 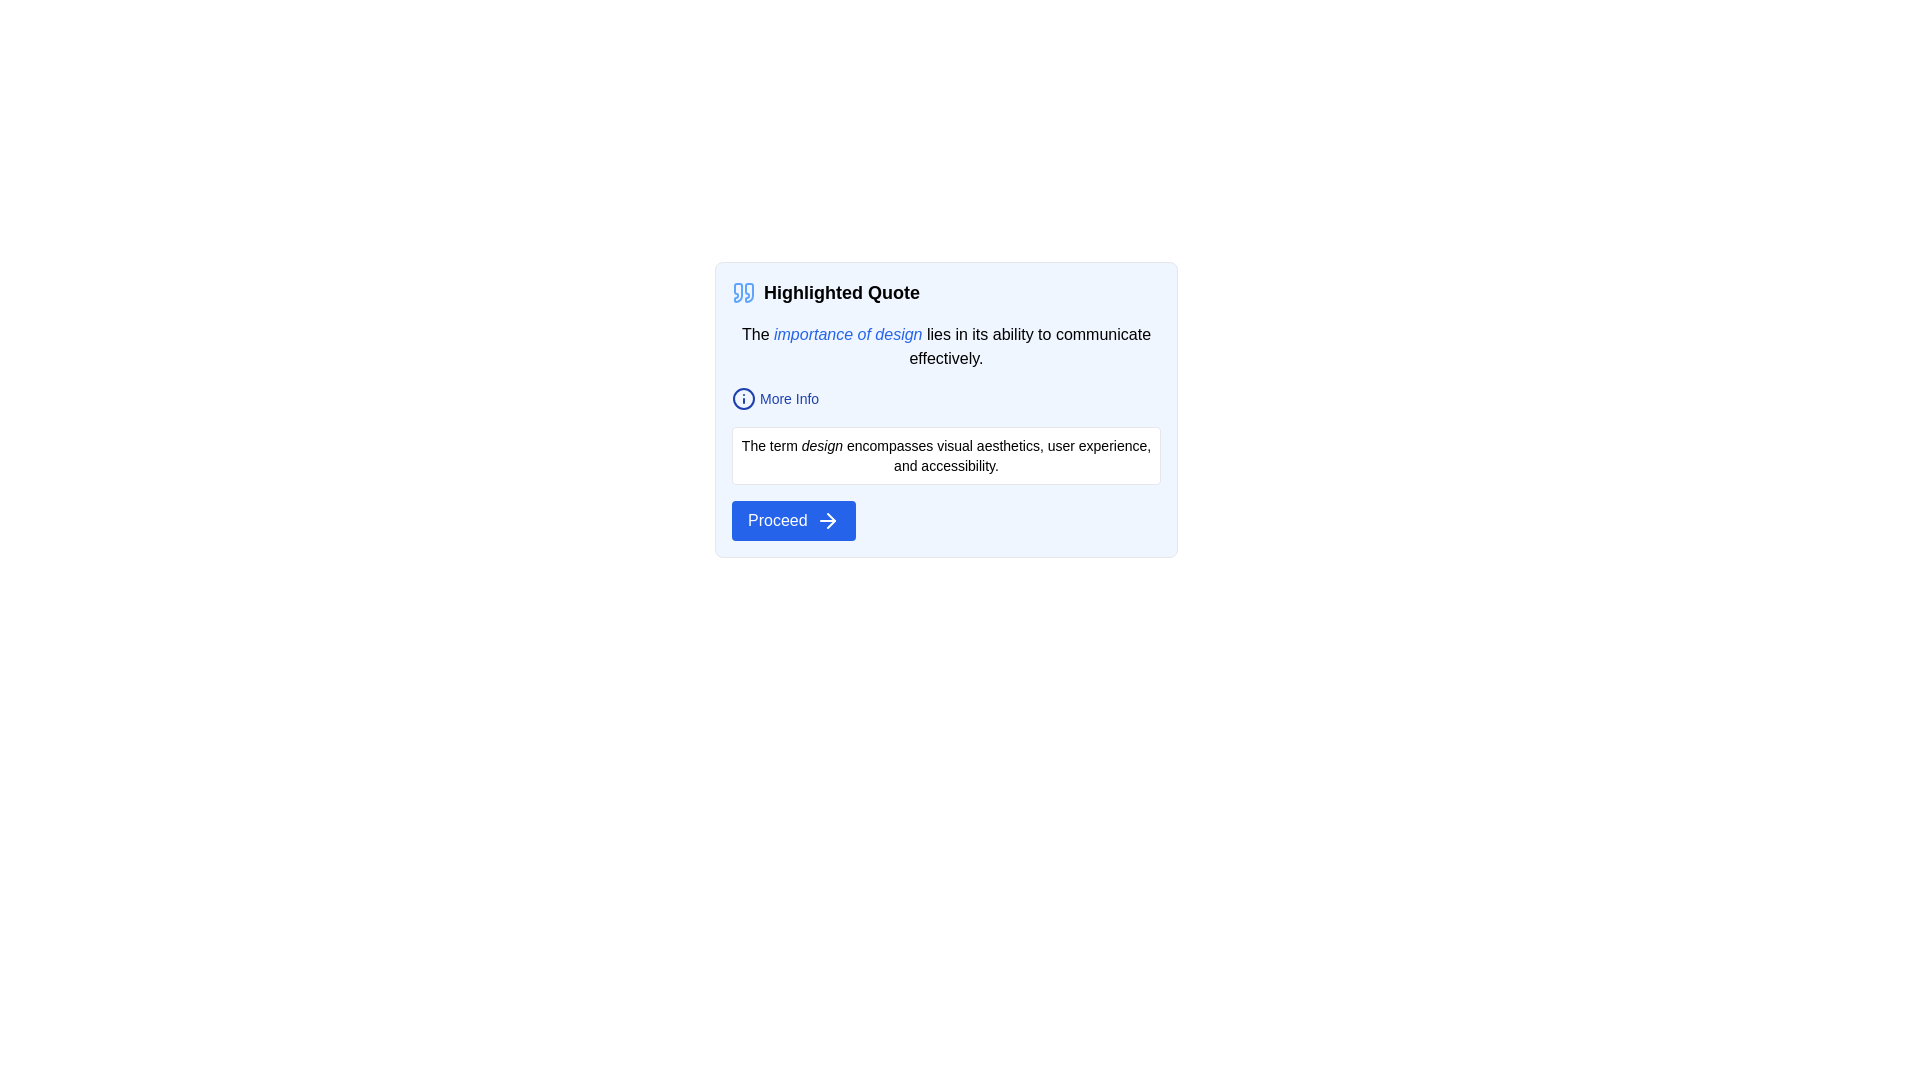 What do you see at coordinates (822, 445) in the screenshot?
I see `the word 'design' within the informational text that discusses visual aesthetics, user experience, and accessibility` at bounding box center [822, 445].